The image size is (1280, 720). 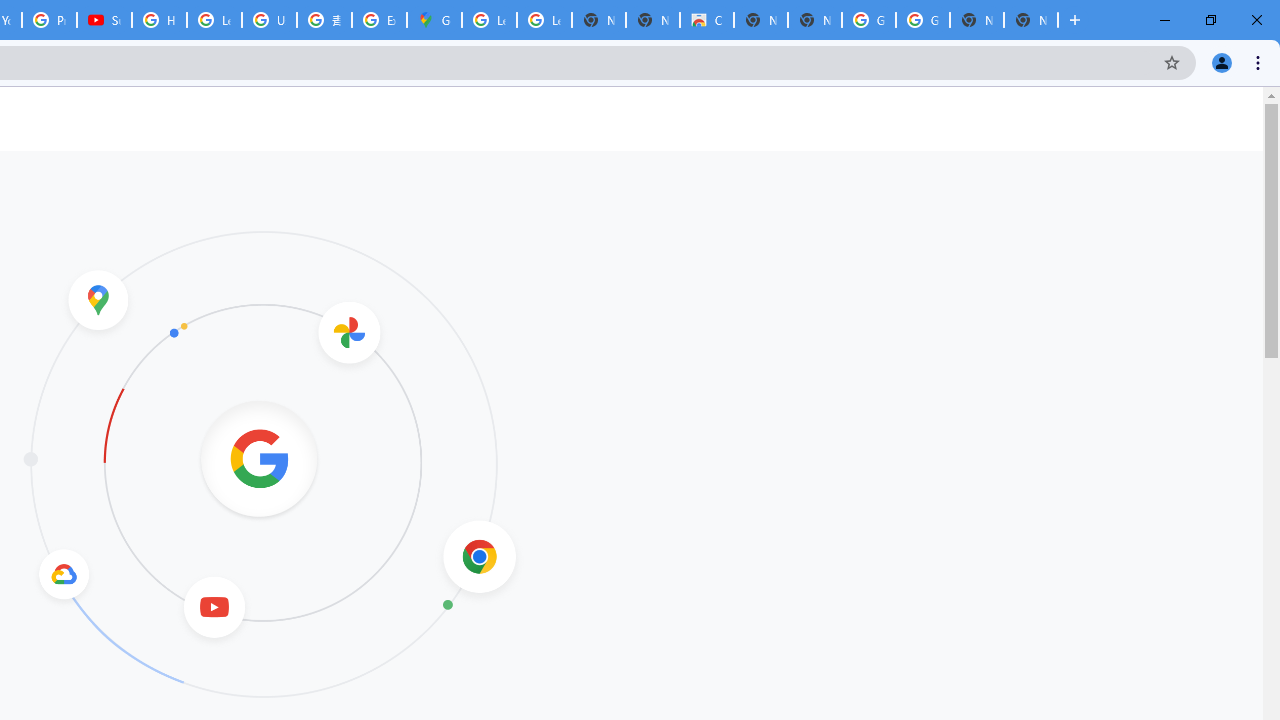 I want to click on 'Google Maps', so click(x=433, y=20).